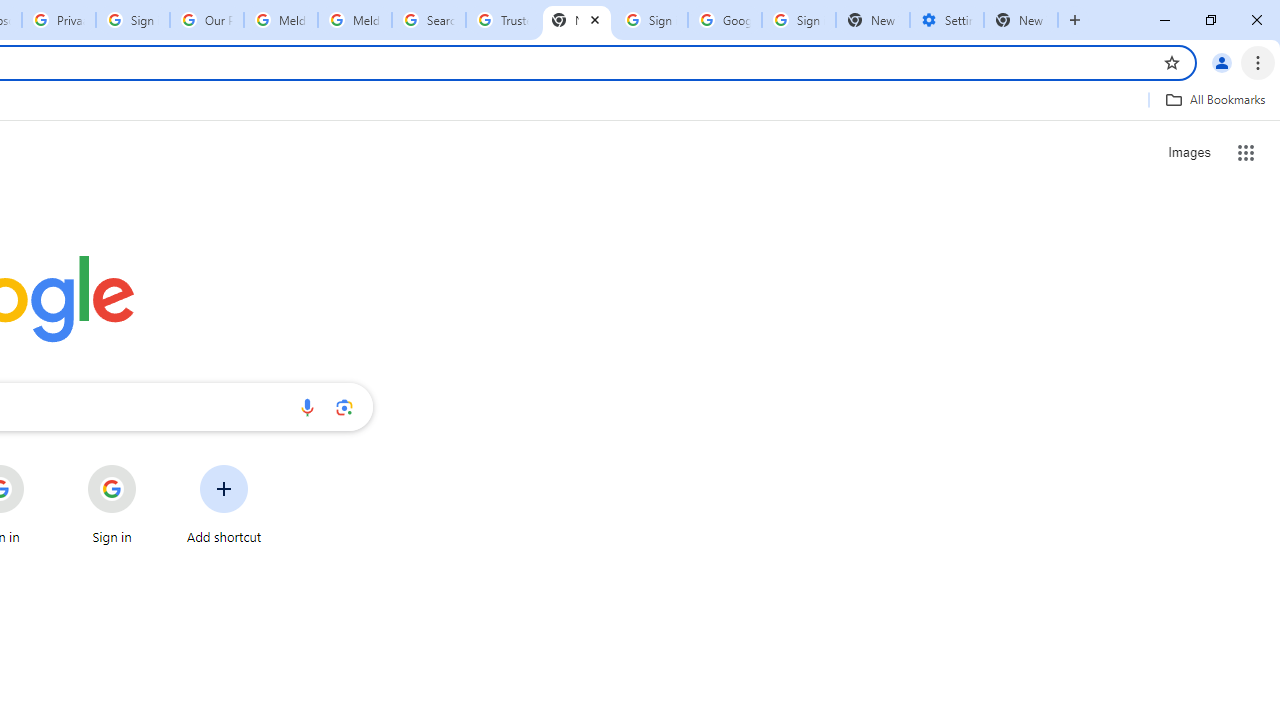  What do you see at coordinates (306, 406) in the screenshot?
I see `'Search by voice'` at bounding box center [306, 406].